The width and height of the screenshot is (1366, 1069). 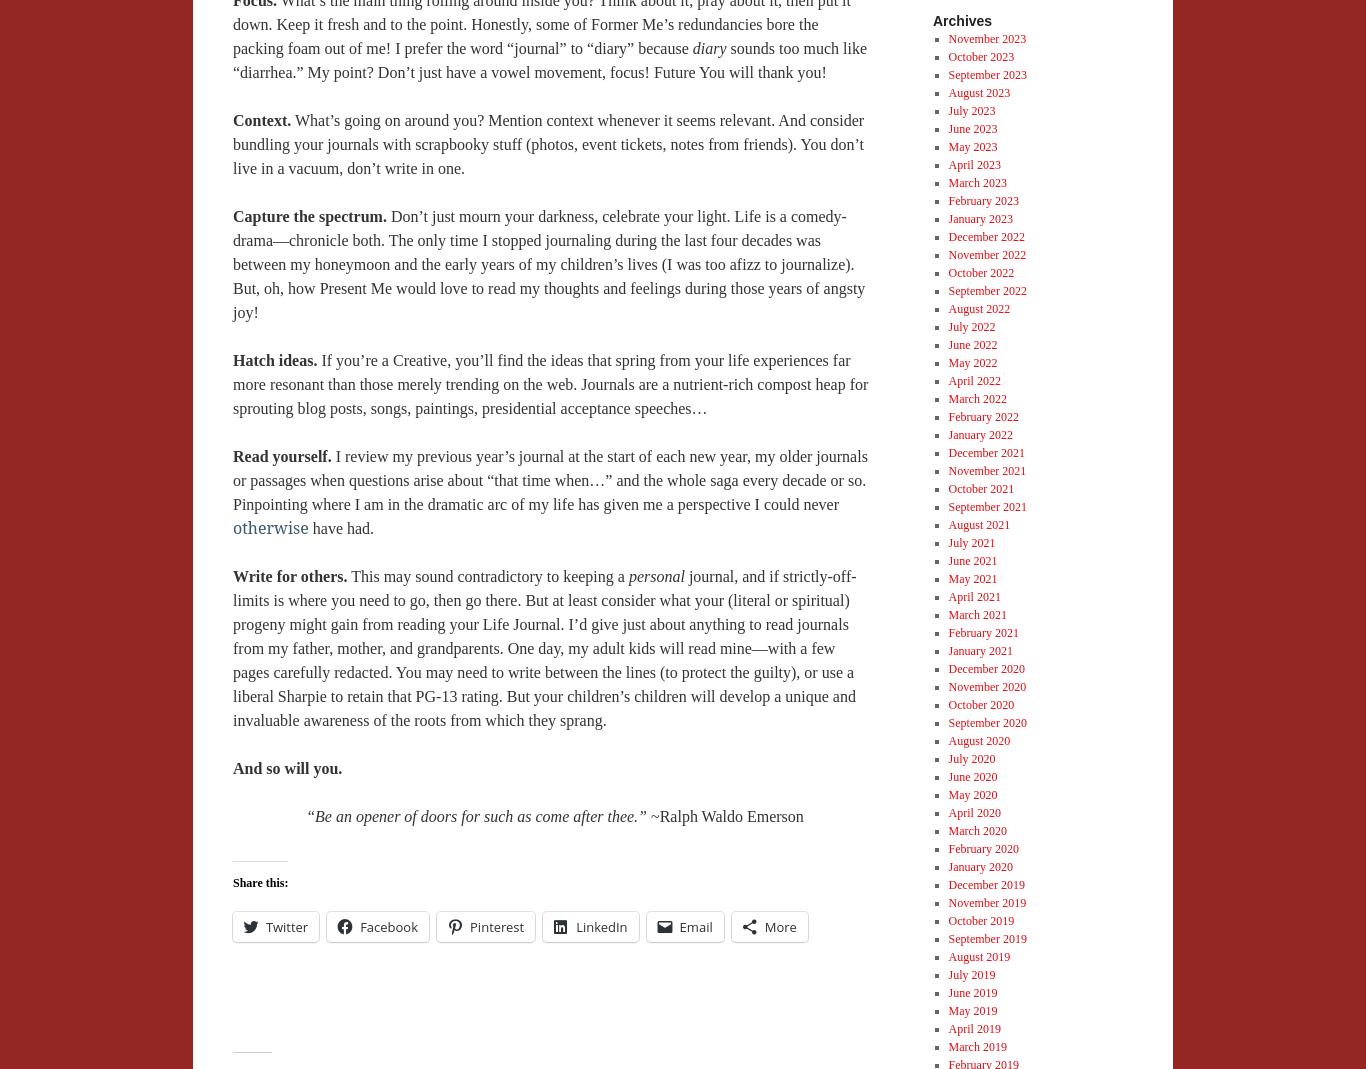 What do you see at coordinates (948, 631) in the screenshot?
I see `'February 2021'` at bounding box center [948, 631].